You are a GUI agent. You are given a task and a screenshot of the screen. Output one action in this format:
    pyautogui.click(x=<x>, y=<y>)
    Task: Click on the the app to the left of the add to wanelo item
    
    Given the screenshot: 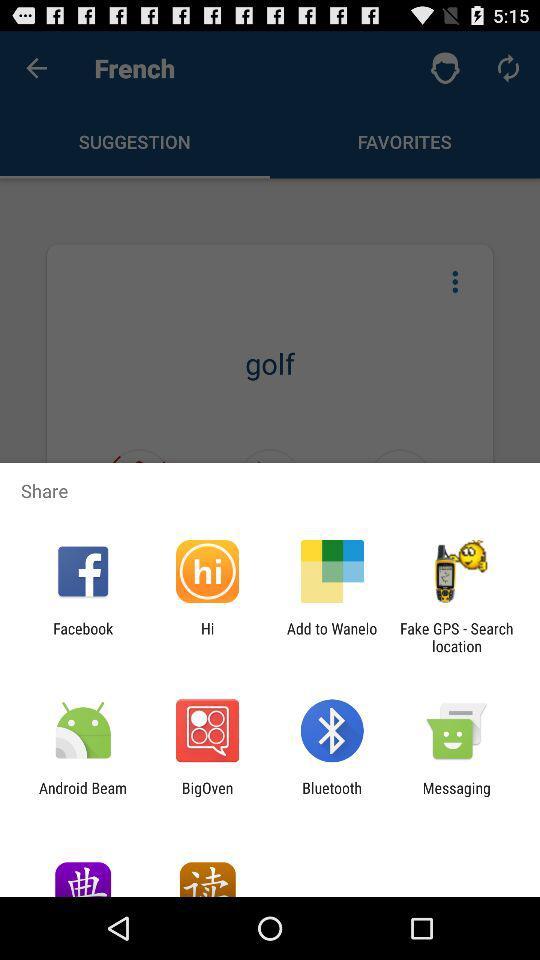 What is the action you would take?
    pyautogui.click(x=206, y=636)
    